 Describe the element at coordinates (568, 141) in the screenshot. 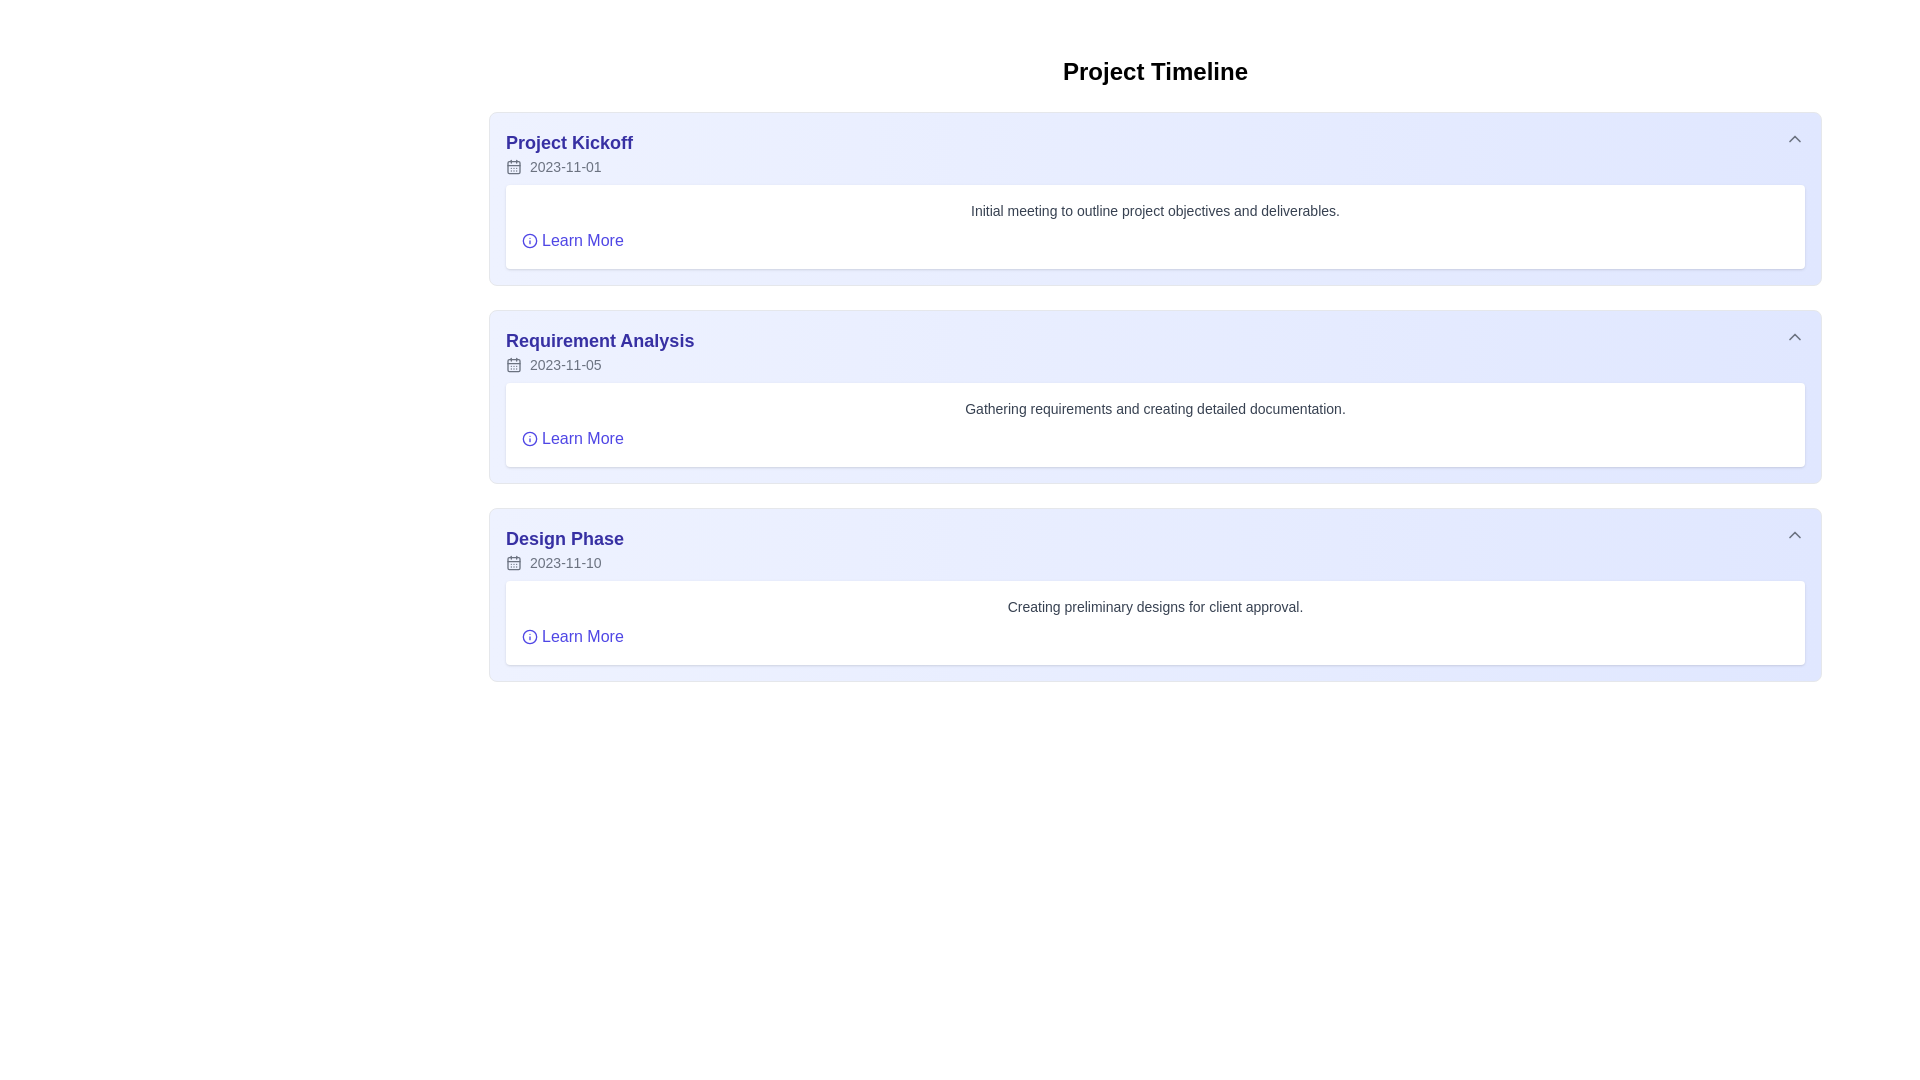

I see `text label displaying 'Project Kickoff', which is a bold indigo header positioned at the top of its card, just above the date '2023-11-01'` at that location.